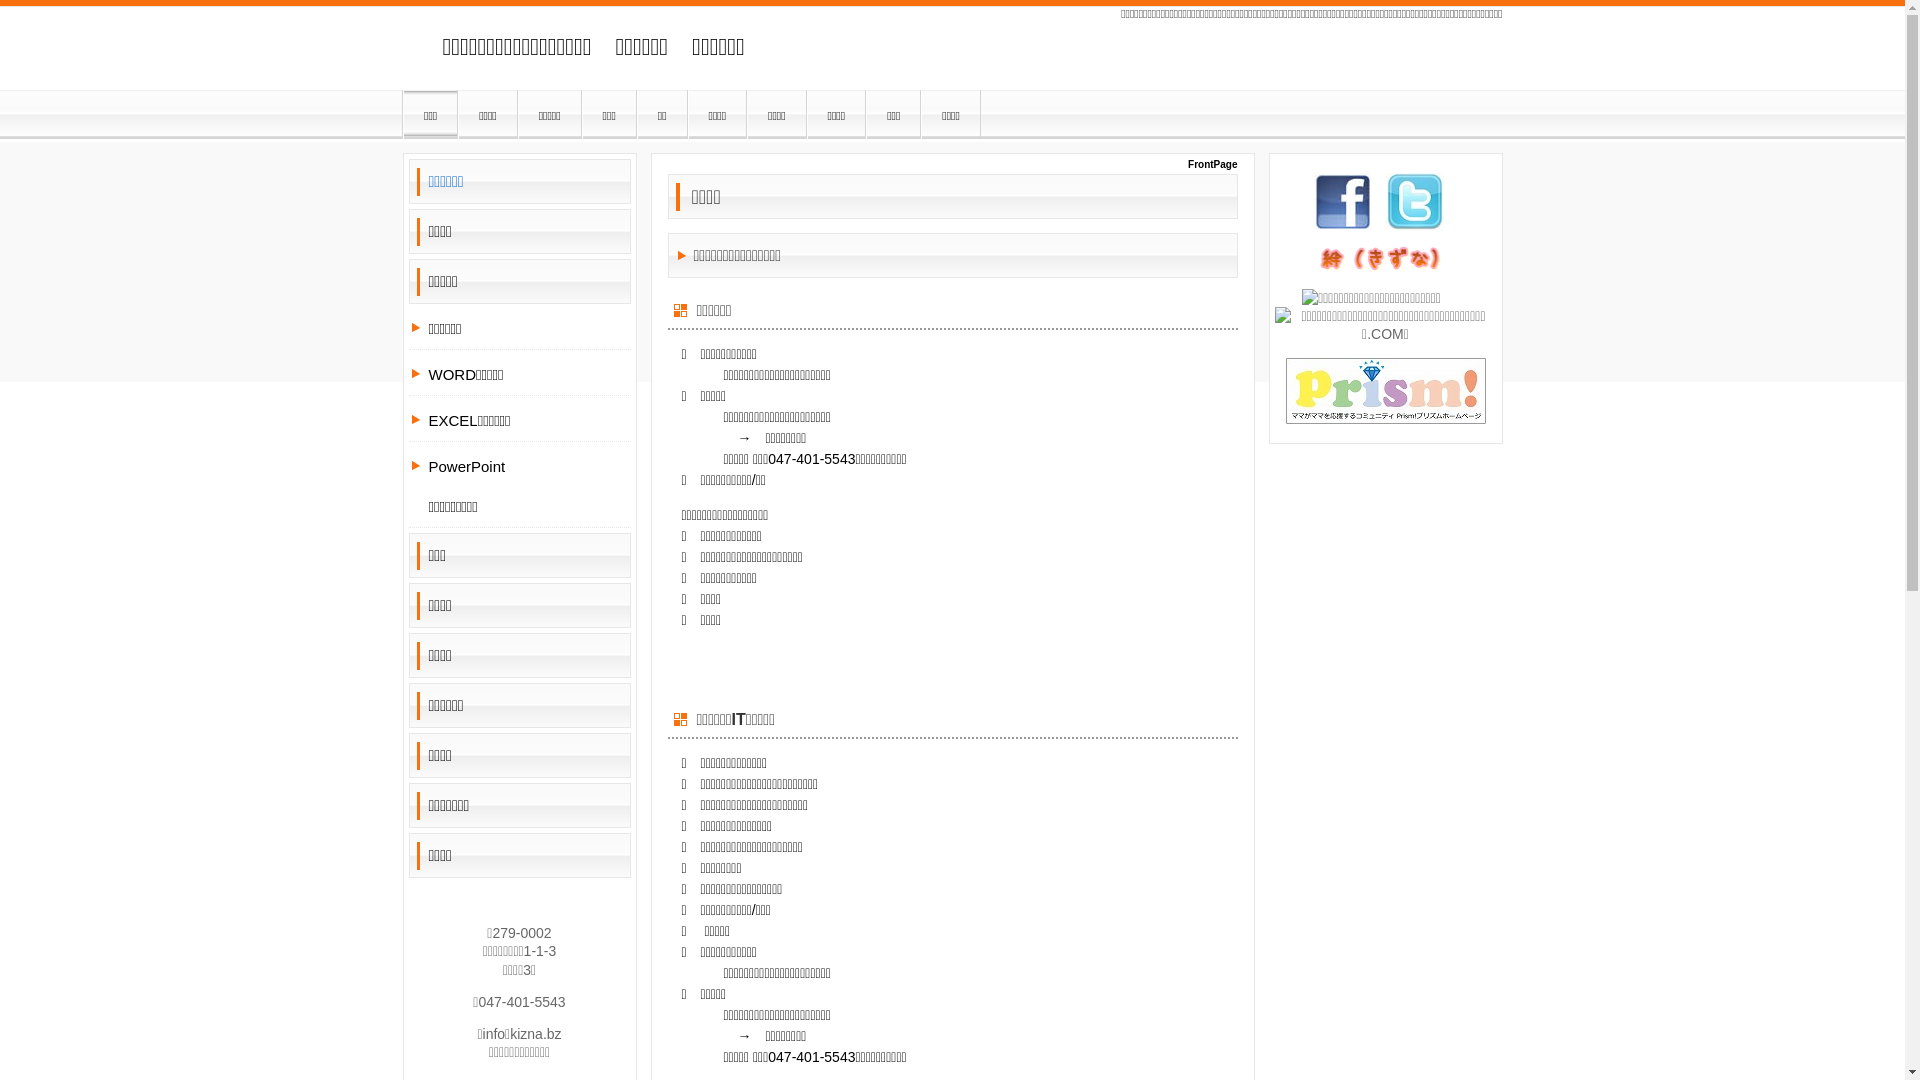 The height and width of the screenshot is (1080, 1920). Describe the element at coordinates (1414, 201) in the screenshot. I see `'tw'` at that location.